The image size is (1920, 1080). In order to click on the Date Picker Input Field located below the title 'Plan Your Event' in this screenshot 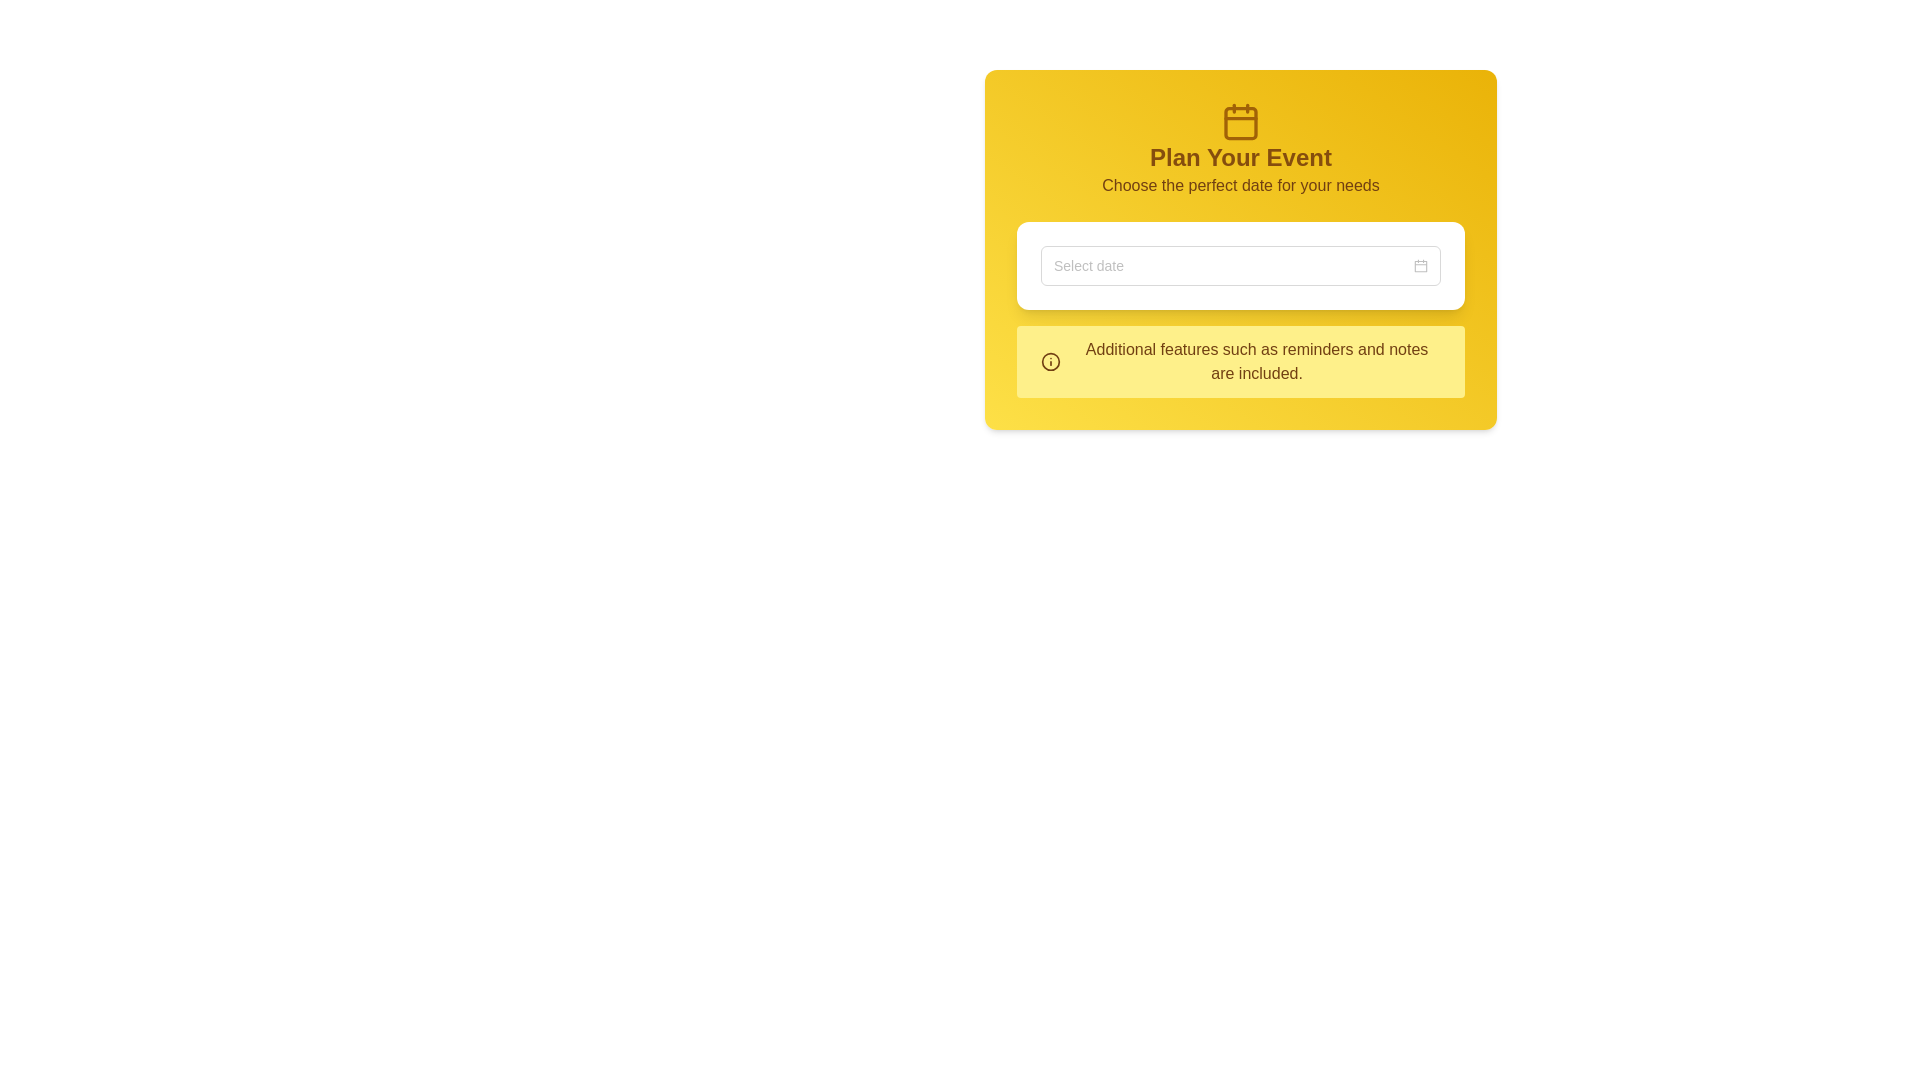, I will do `click(1240, 265)`.